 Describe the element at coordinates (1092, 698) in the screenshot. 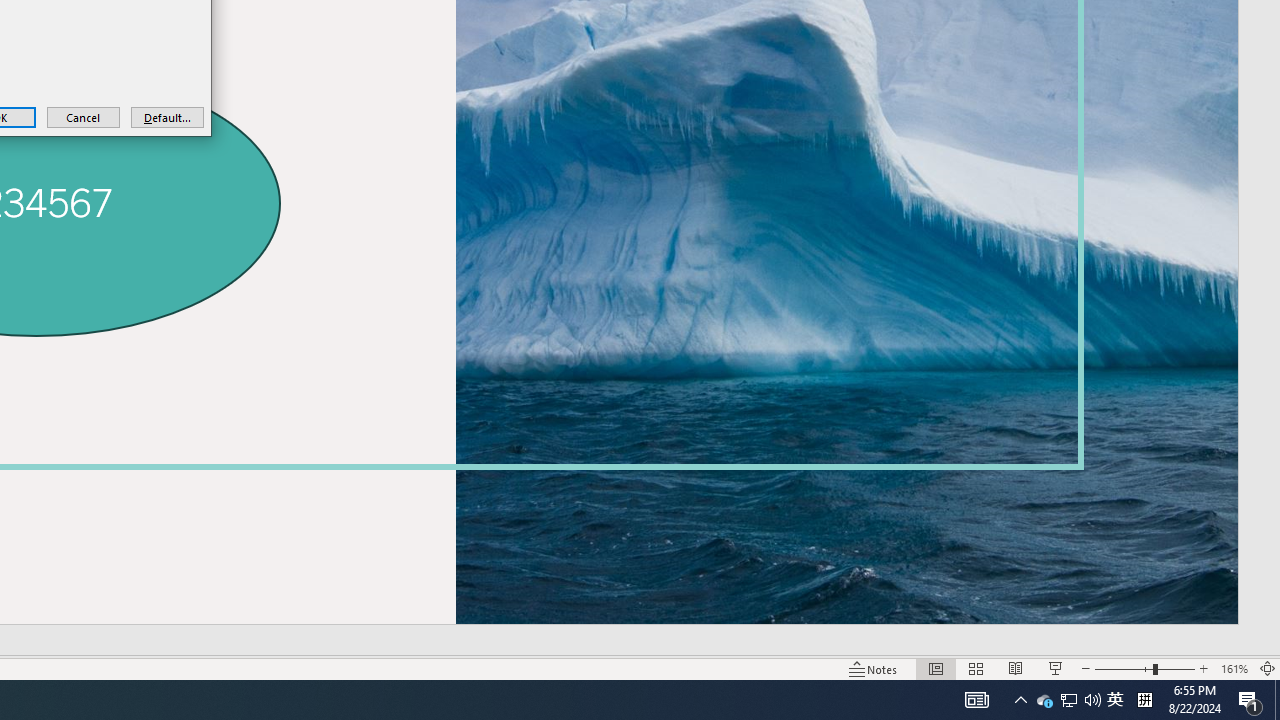

I see `'Q2790: 100%'` at that location.